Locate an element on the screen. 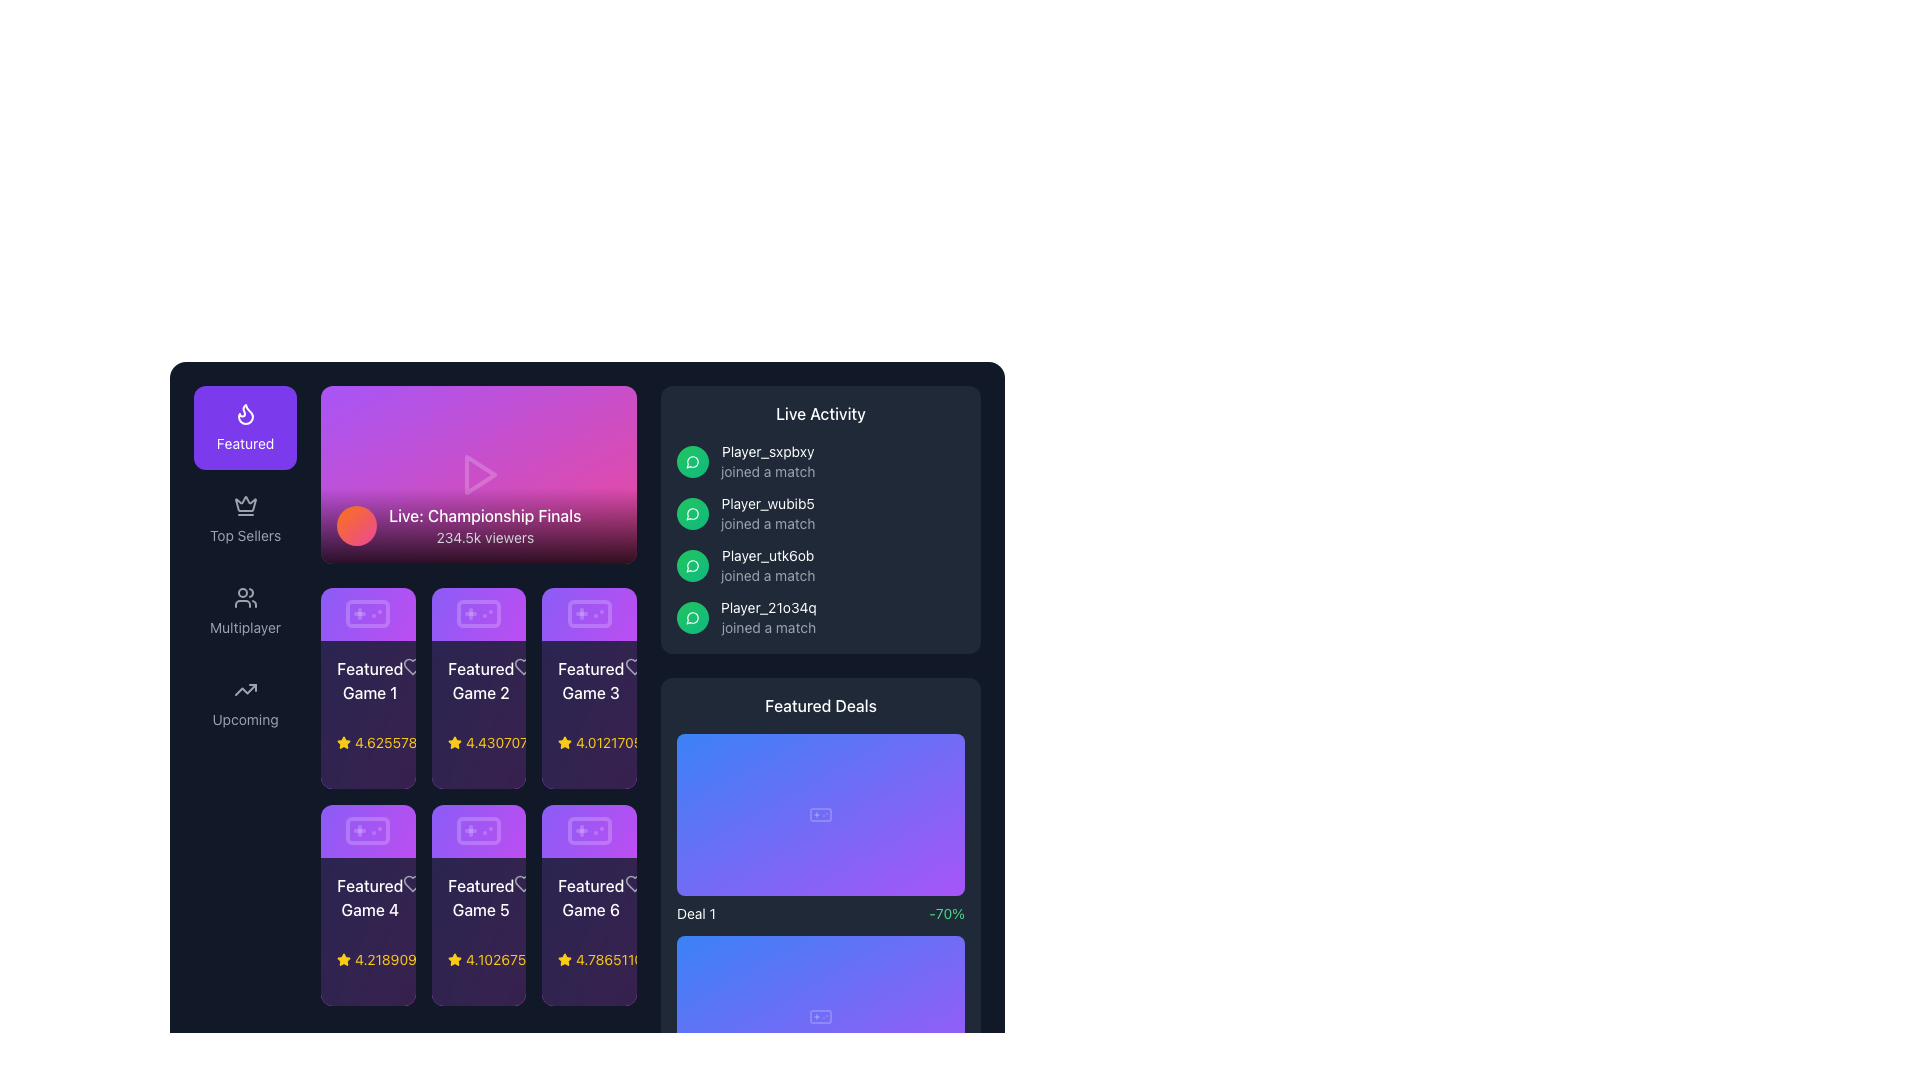  the details of the 'Featured Game 3' informational card, which is a rectangular card with a gradient background and contains a game controller icon at the top, along with the title, rating, and online count below is located at coordinates (588, 687).